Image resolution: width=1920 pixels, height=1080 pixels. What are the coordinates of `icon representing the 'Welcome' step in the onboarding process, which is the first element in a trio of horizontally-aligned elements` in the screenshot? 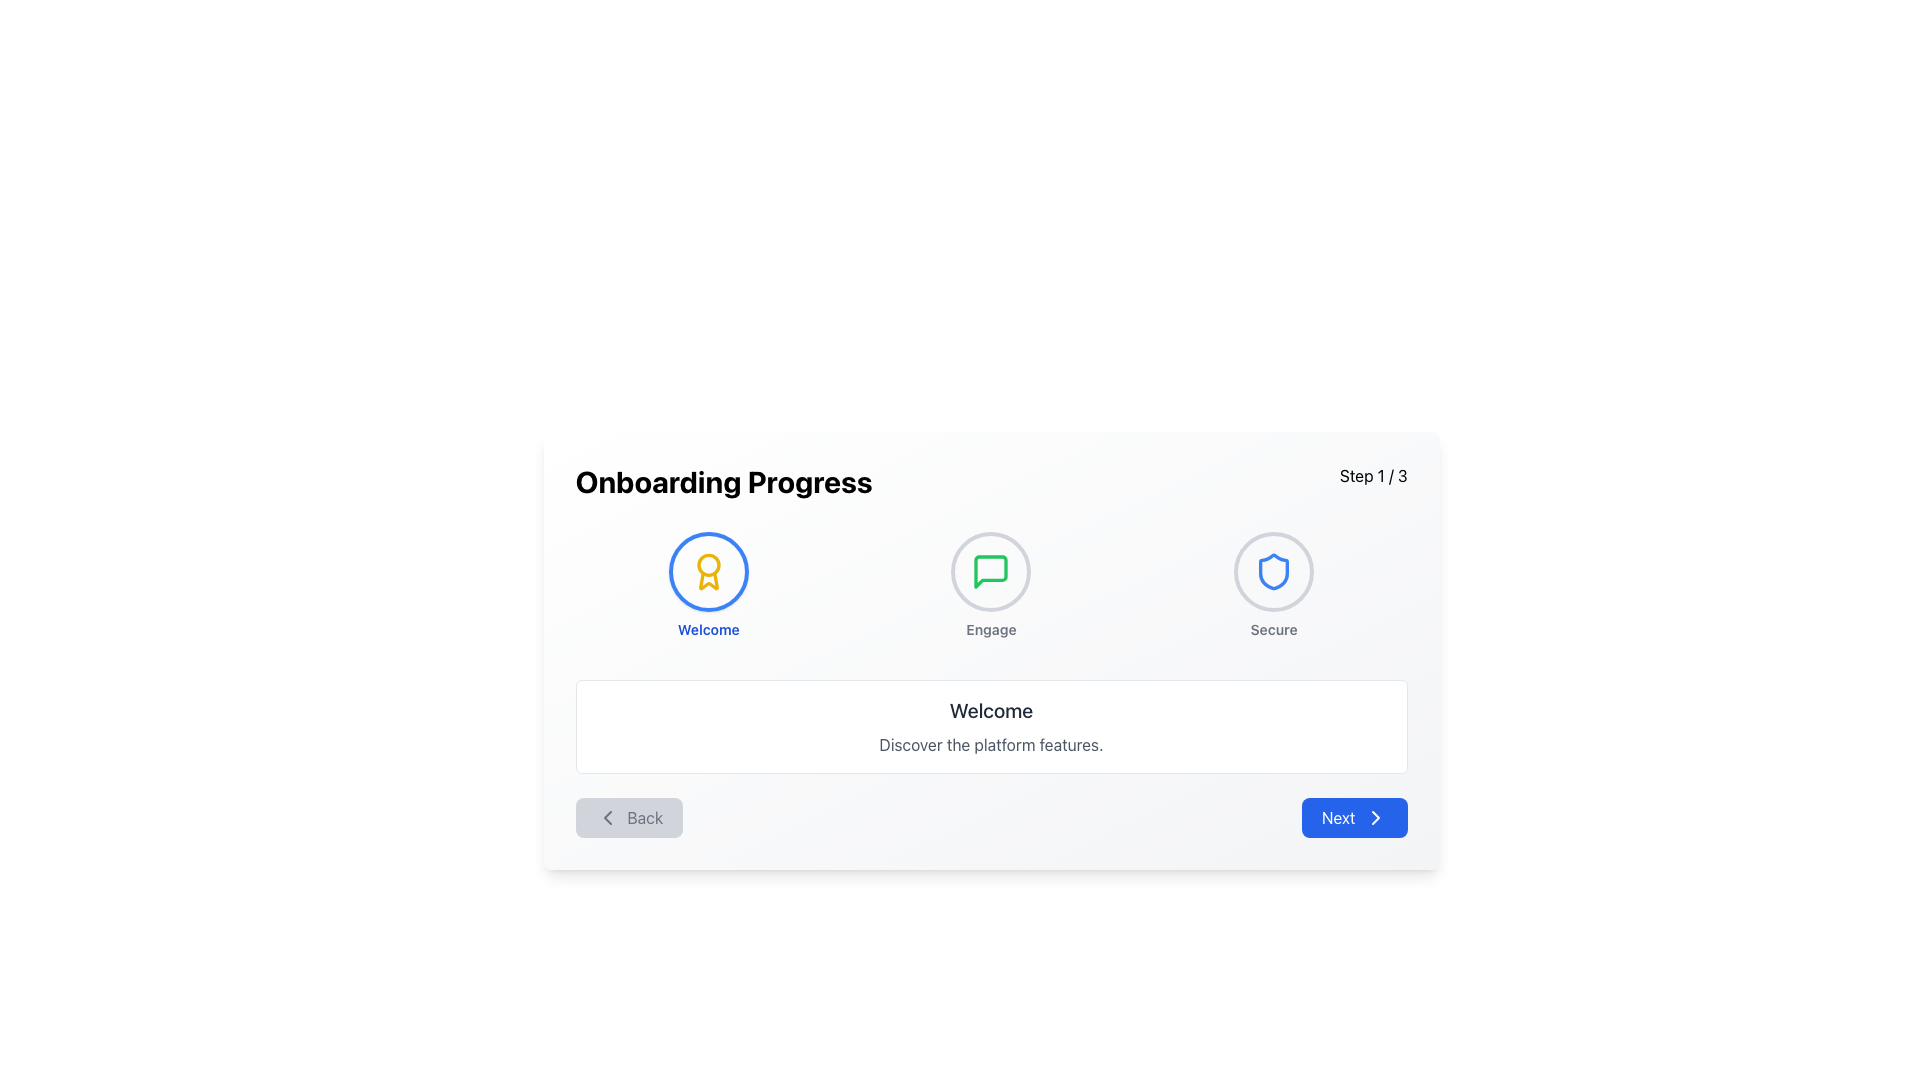 It's located at (708, 585).